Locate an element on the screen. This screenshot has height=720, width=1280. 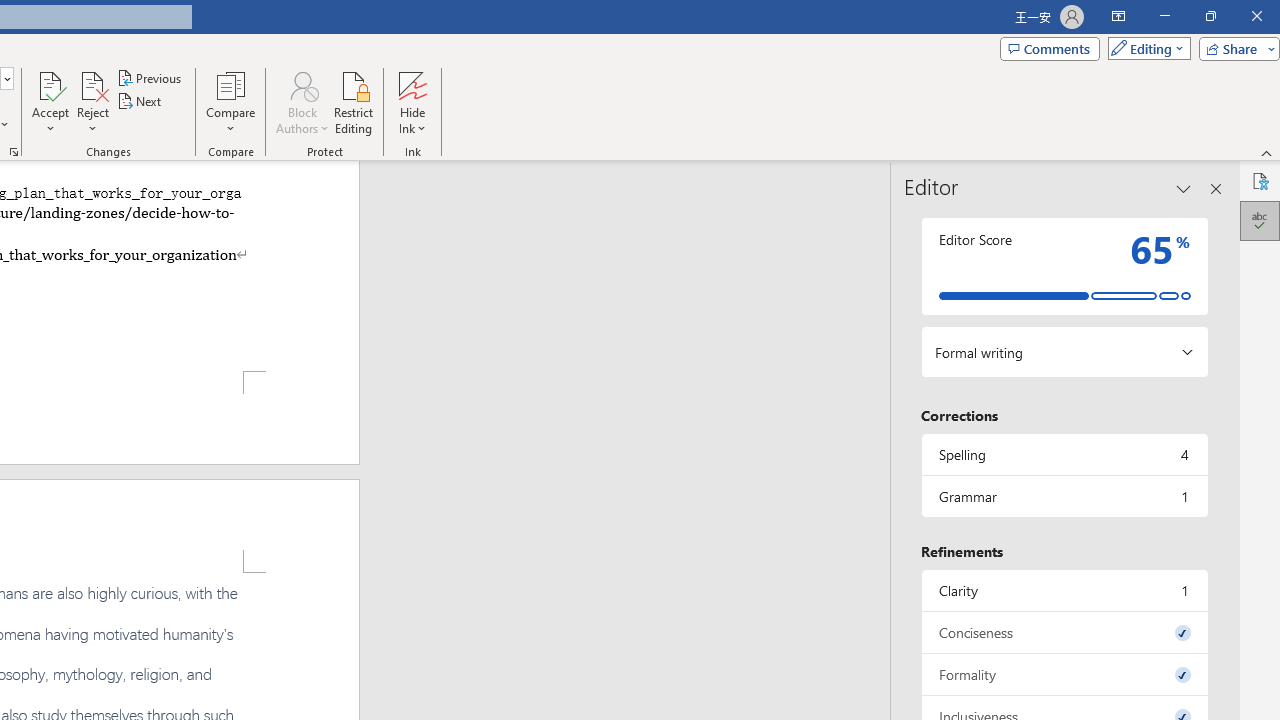
'Restrict Editing' is located at coordinates (353, 103).